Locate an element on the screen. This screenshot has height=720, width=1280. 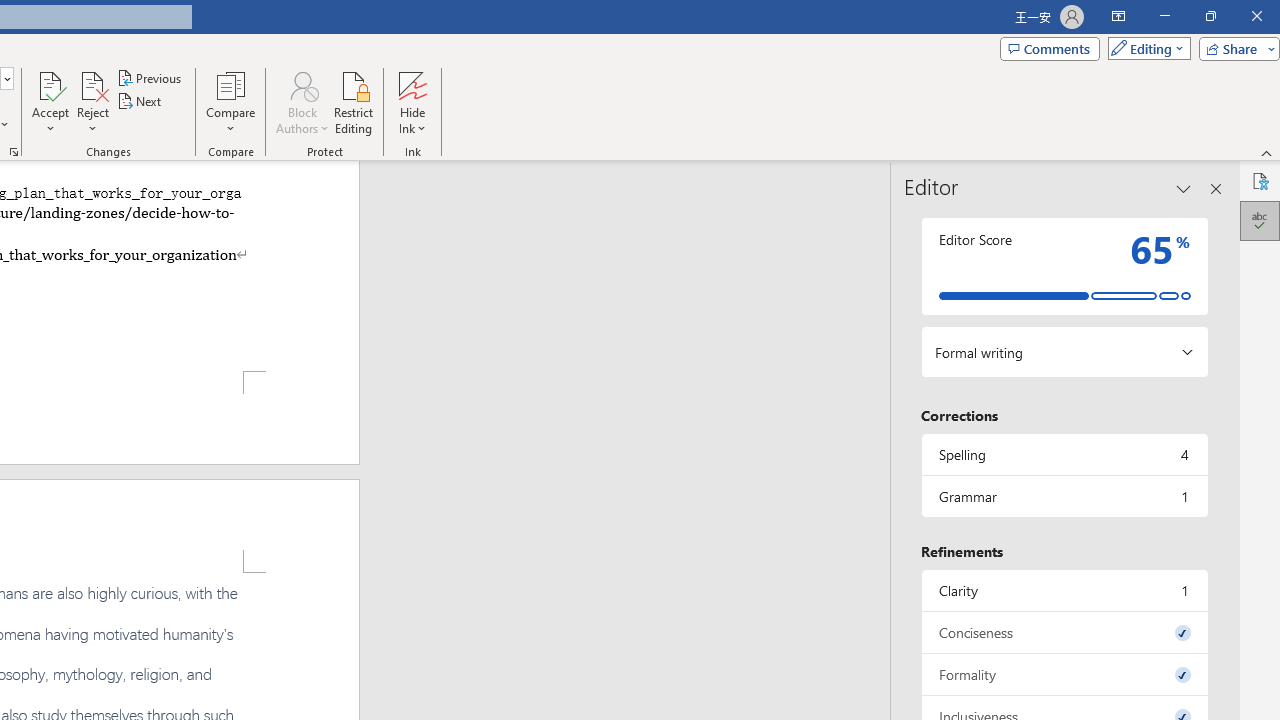
'Restrict Editing' is located at coordinates (353, 103).